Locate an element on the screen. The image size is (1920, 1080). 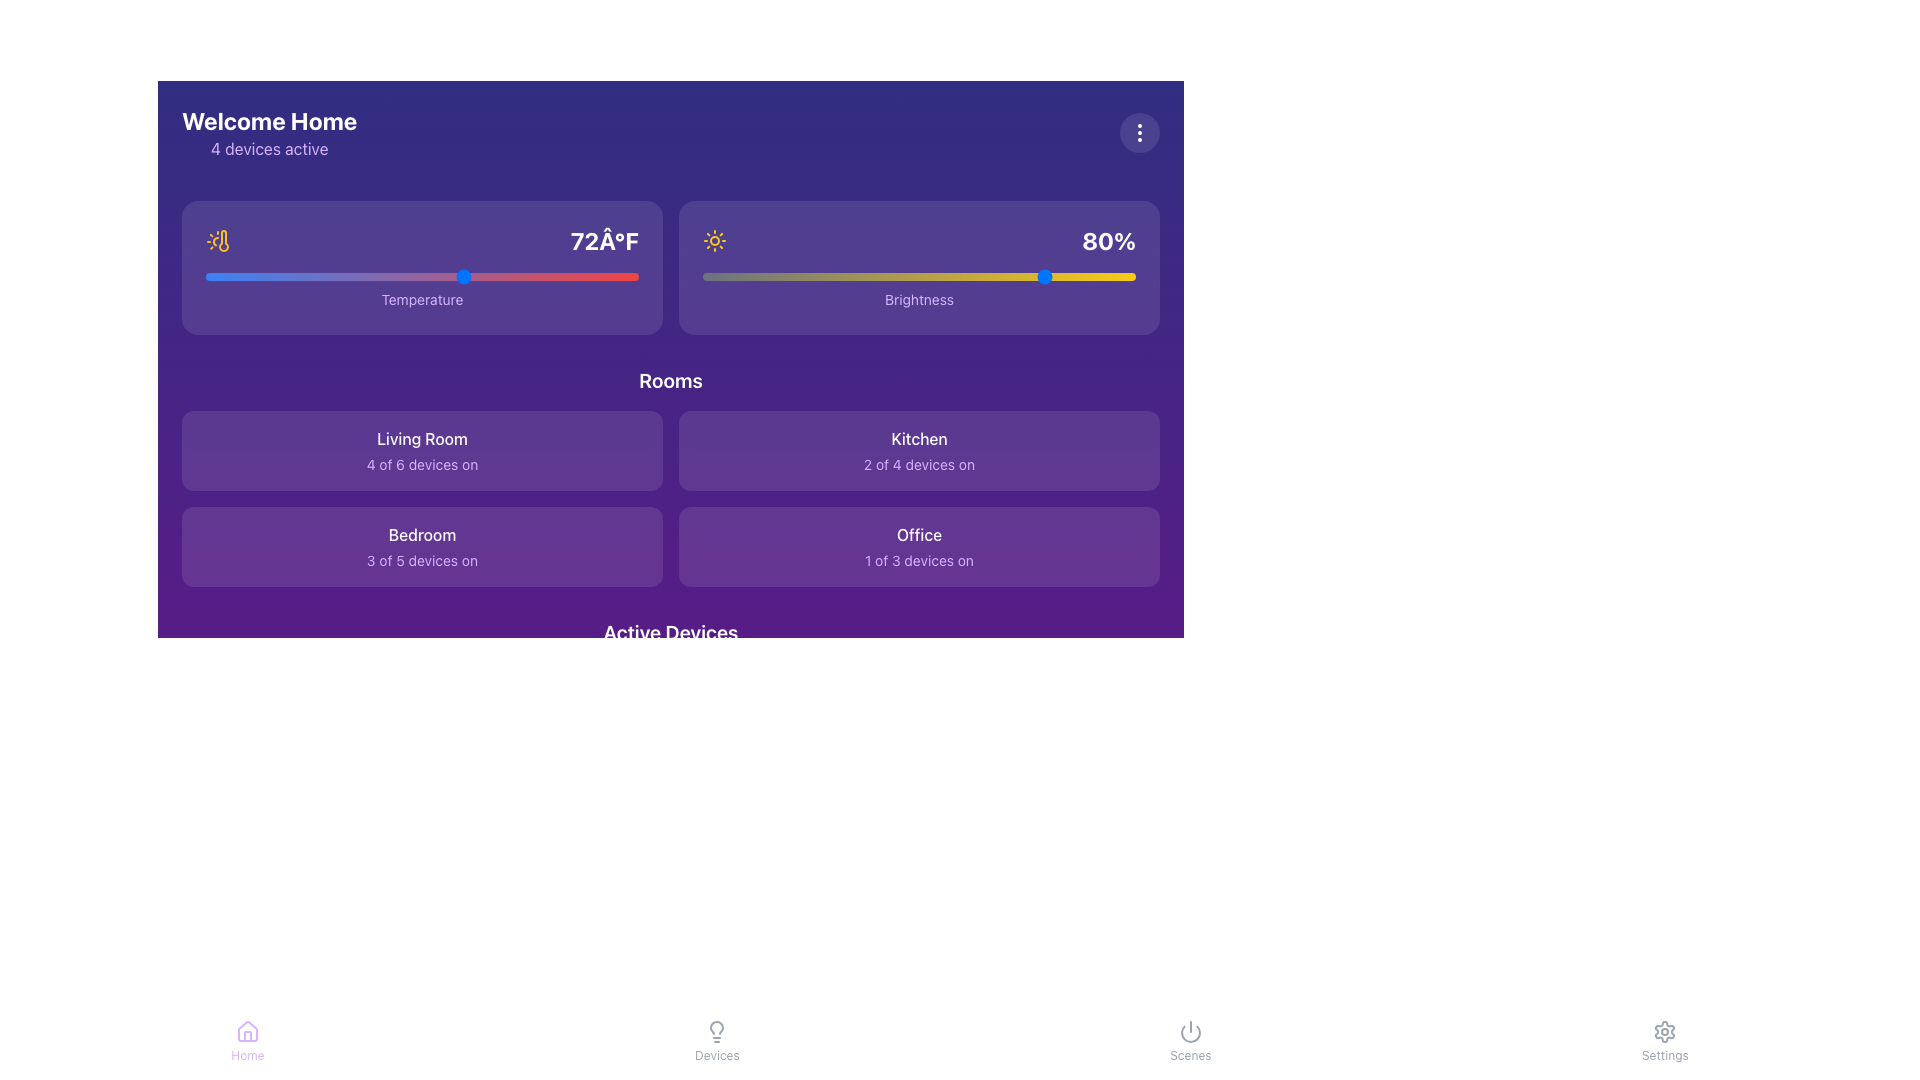
the textual label reading '3 of 5 devices on', which is styled in purple and located beneath the bold 'Bedroom' title in the 'Bedroom' card is located at coordinates (421, 560).